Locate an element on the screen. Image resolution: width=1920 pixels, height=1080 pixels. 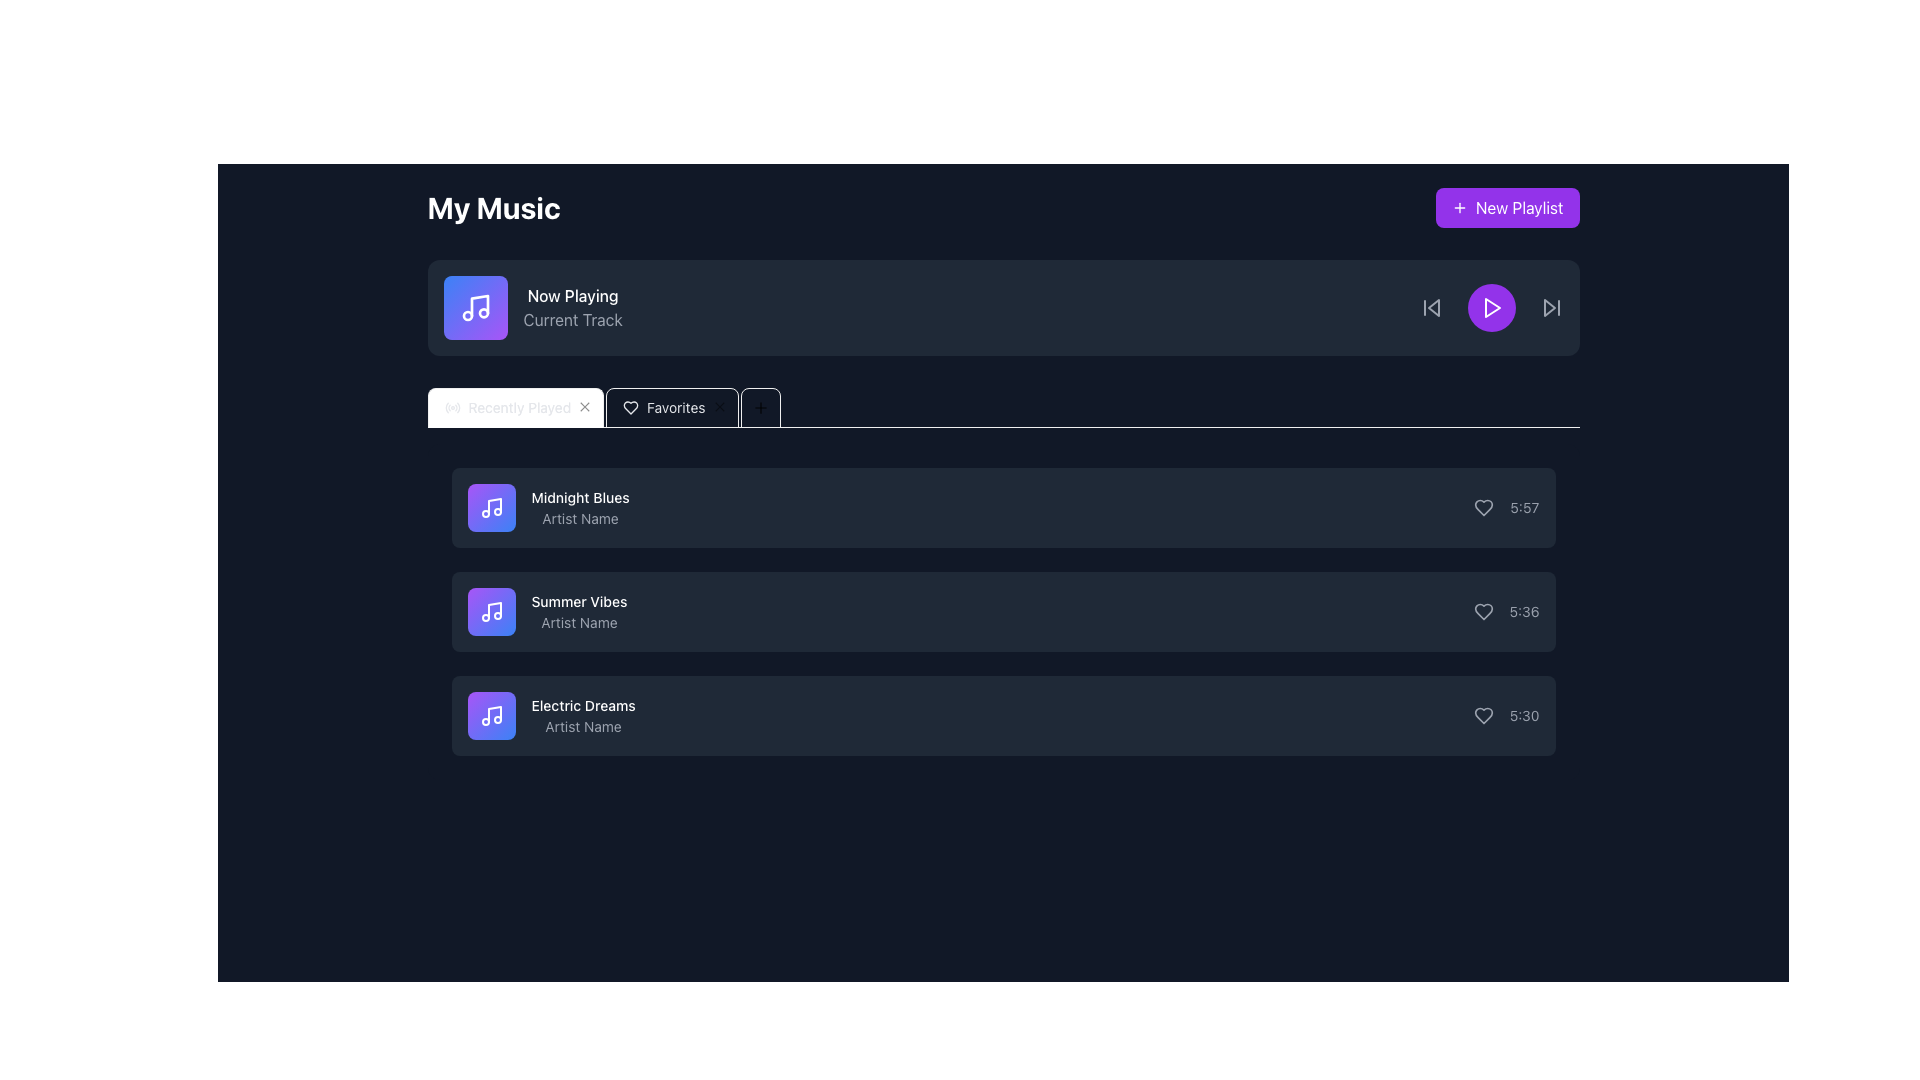
time duration text displayed next to the heart icon for the song 'Electric Dreams', located at the far right of the playlist row is located at coordinates (1506, 715).